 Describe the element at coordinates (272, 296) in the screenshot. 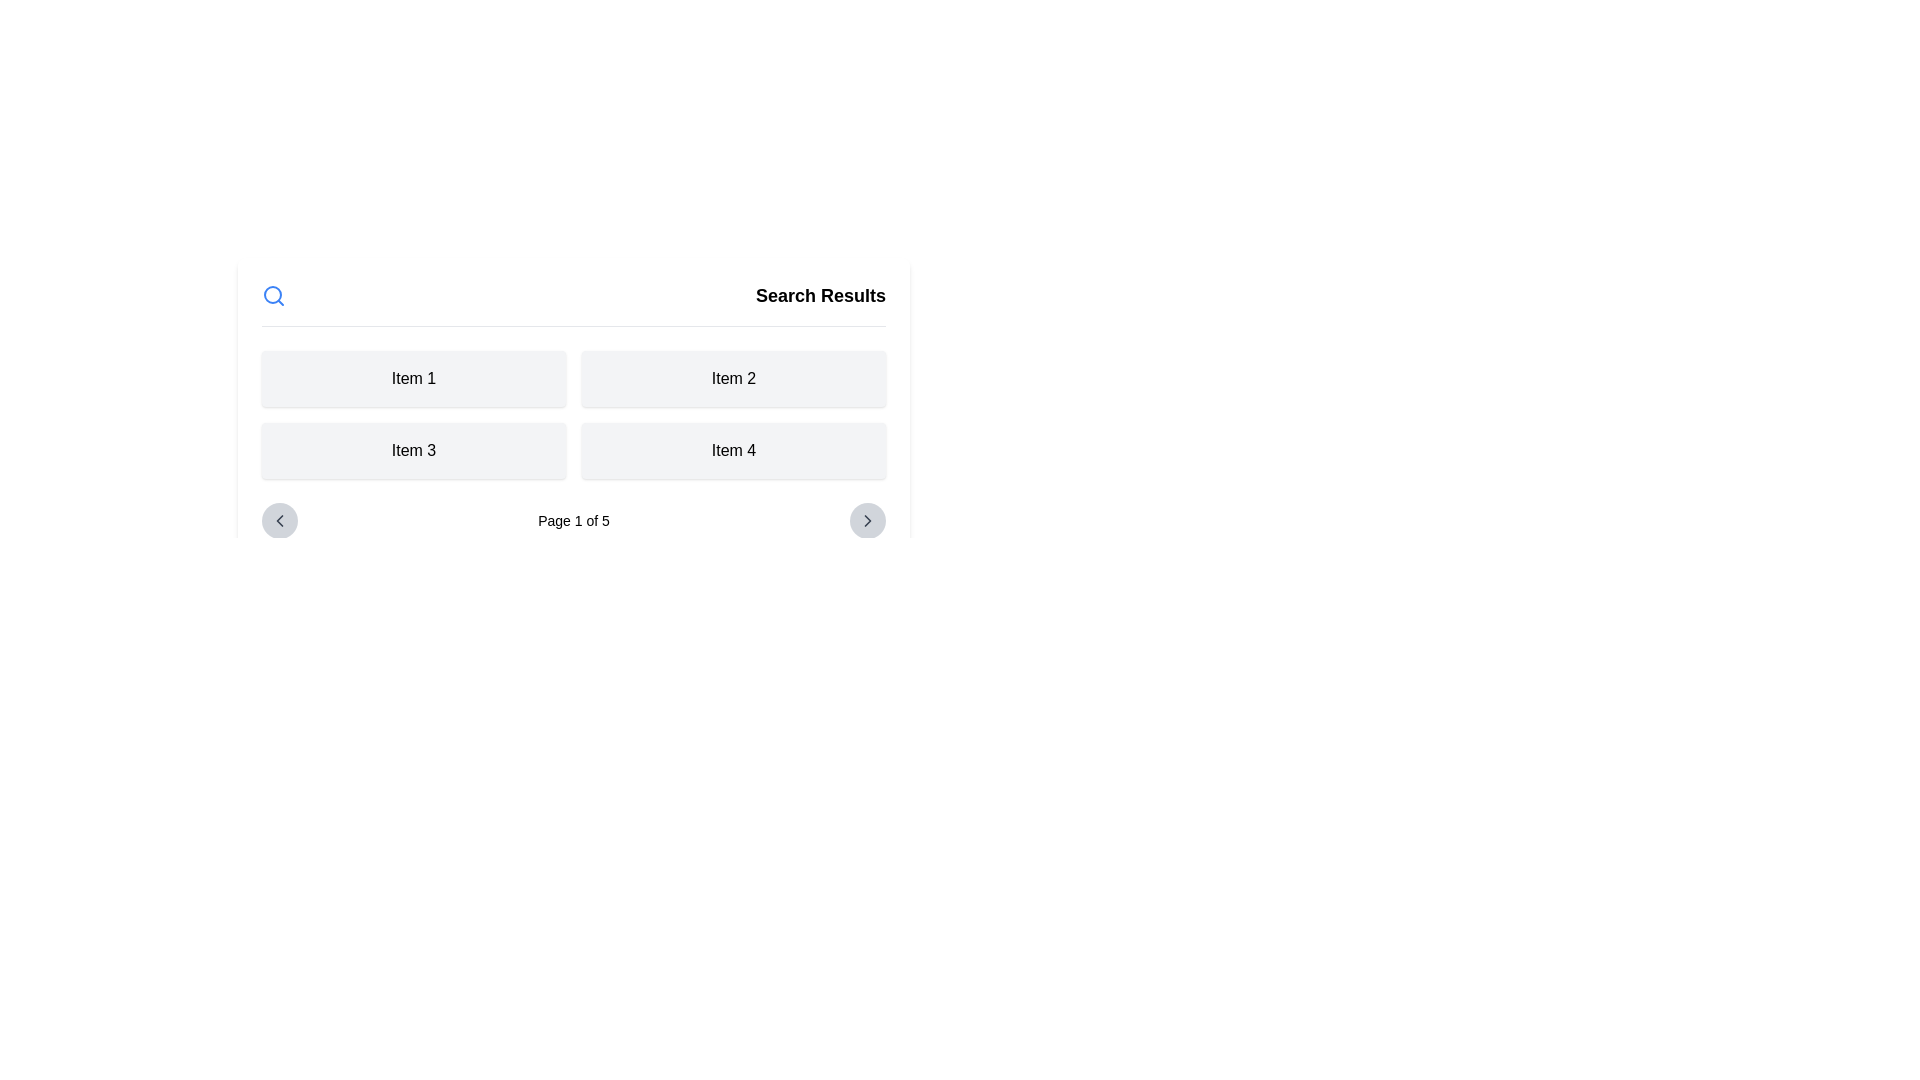

I see `the search icon located at the top-left corner of the 'Search Results' header, which is visually distinct and positioned to the left of the title` at that location.